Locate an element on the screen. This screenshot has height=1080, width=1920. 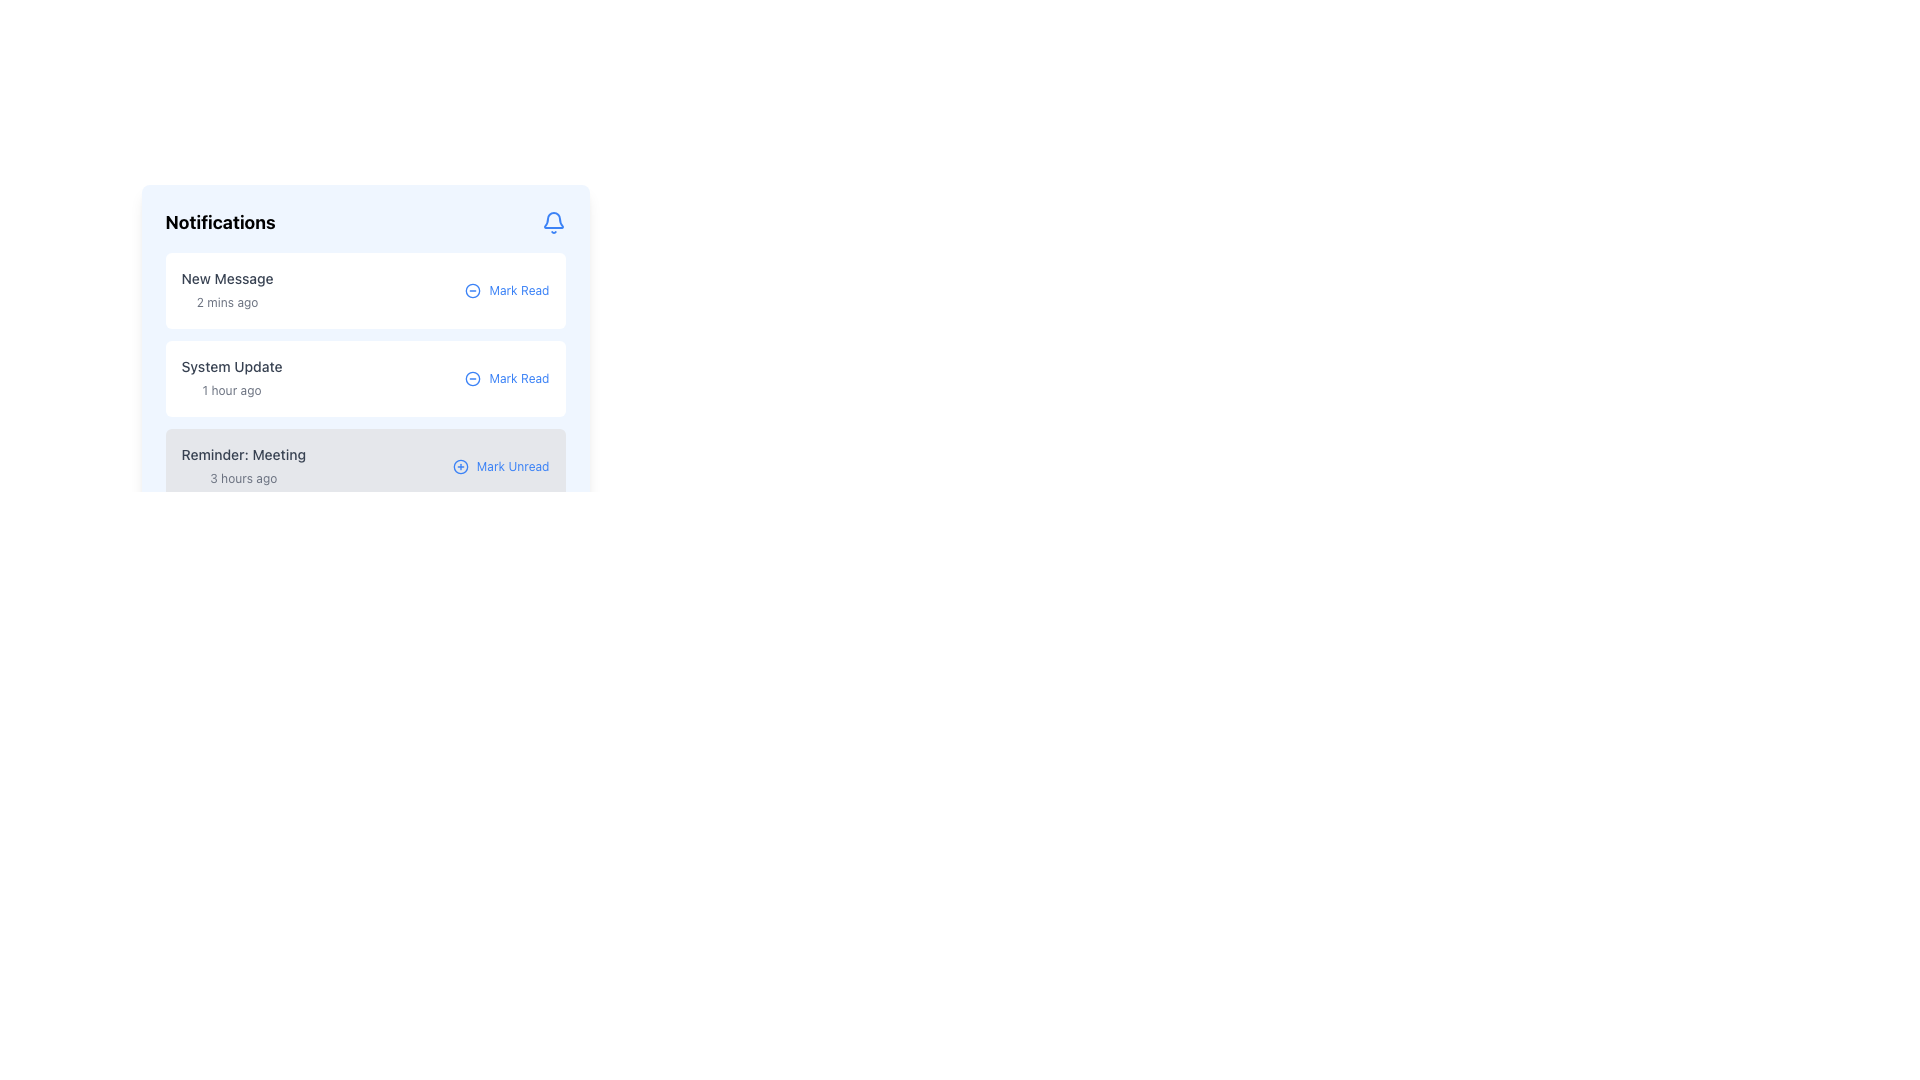
the third notification entry in the notifications list that displays a meeting reminder that occurred 3 hours ago is located at coordinates (242, 466).